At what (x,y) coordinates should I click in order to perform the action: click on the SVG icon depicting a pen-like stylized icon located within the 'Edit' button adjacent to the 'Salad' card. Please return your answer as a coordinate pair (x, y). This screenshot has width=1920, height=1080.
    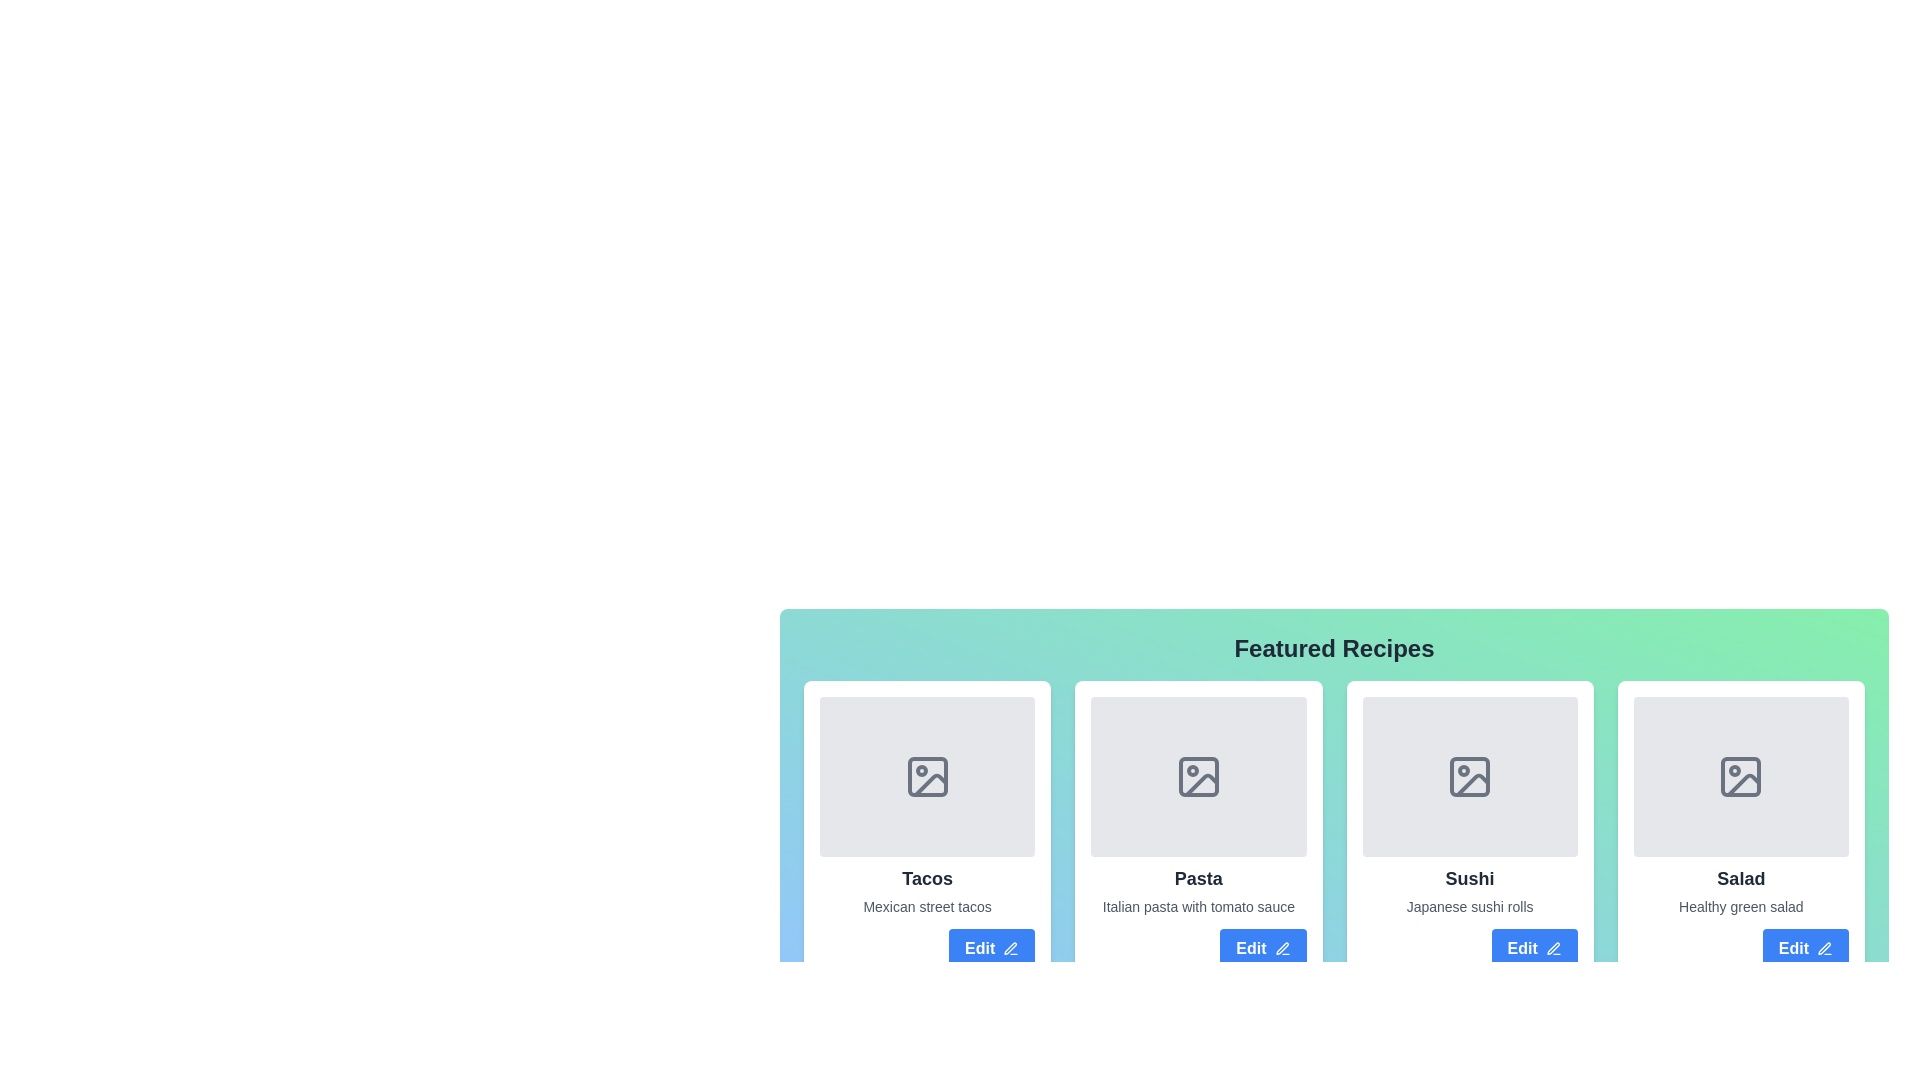
    Looking at the image, I should click on (1824, 947).